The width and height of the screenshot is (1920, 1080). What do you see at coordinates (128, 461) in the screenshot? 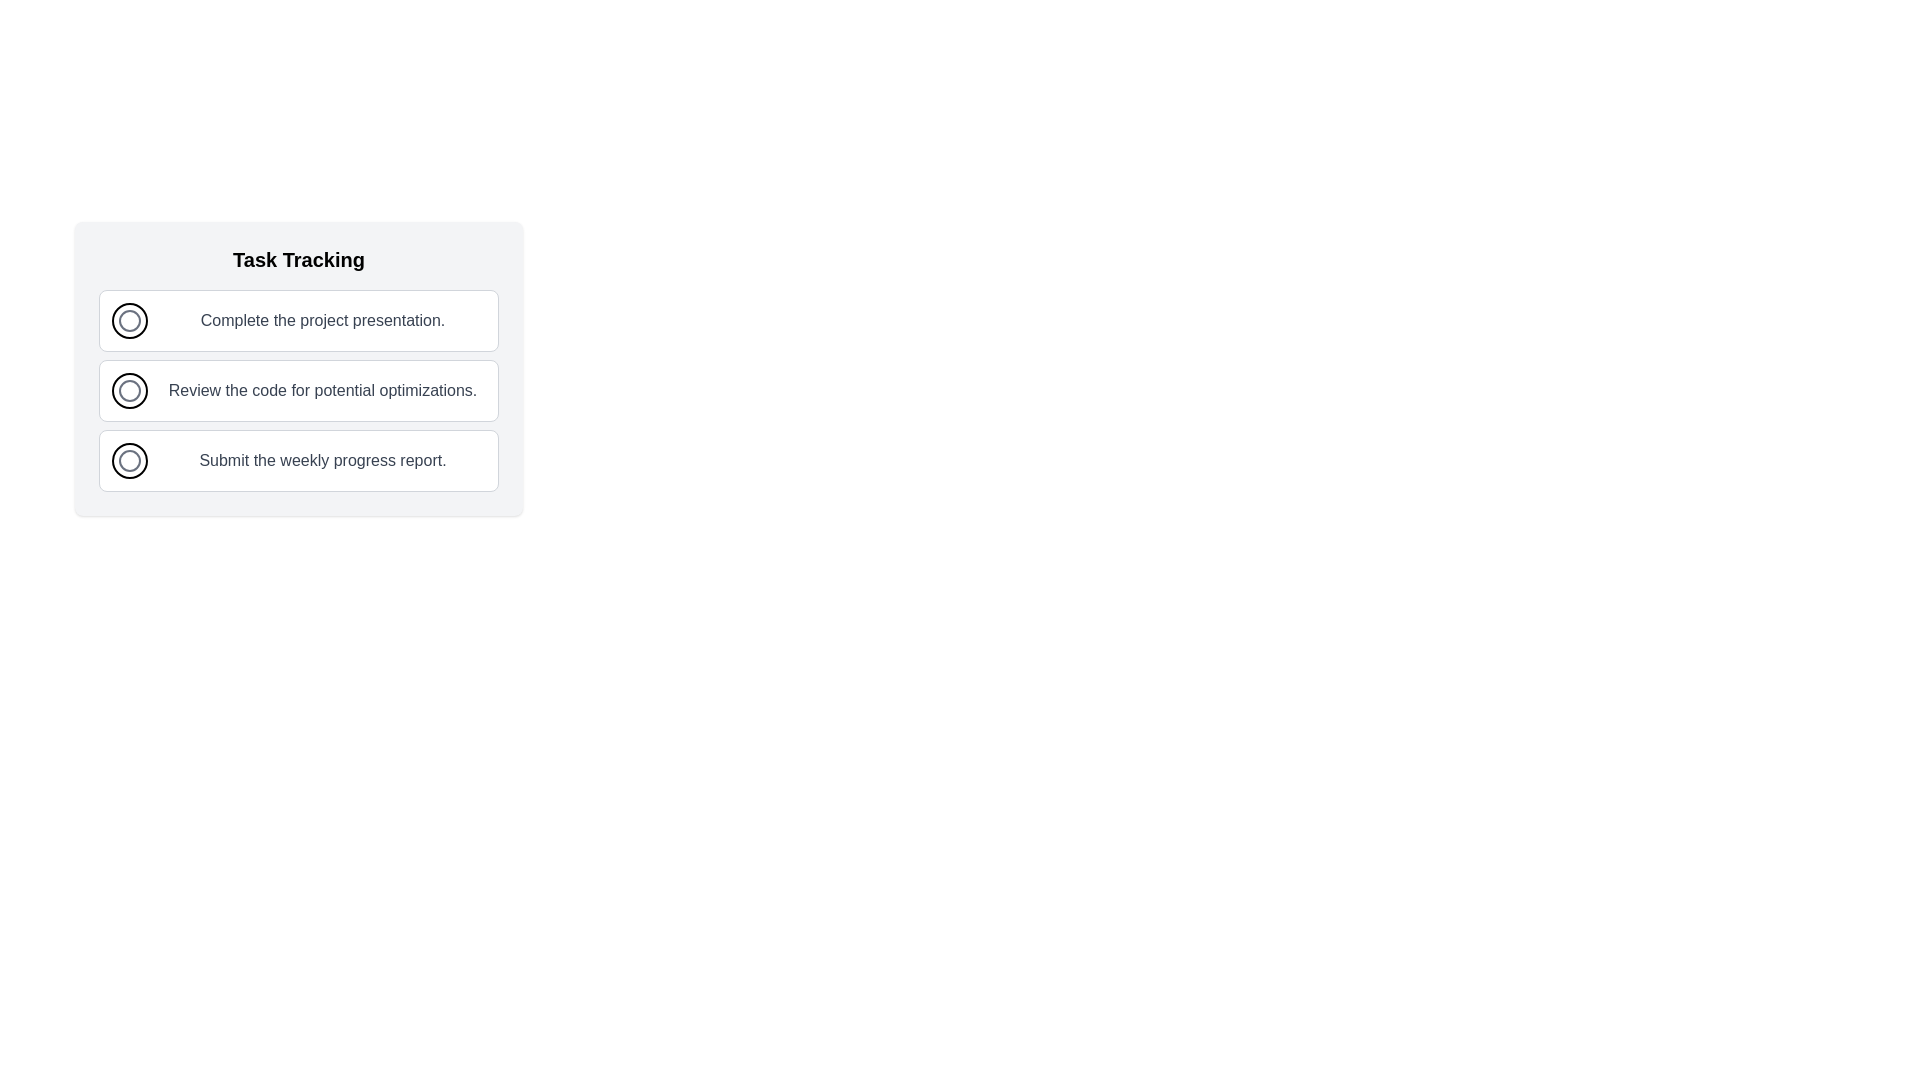
I see `the checkbox located in the third row of the task list within the 'Task Tracking' section, to the left of the text 'Submit the weekly progress report'` at bounding box center [128, 461].